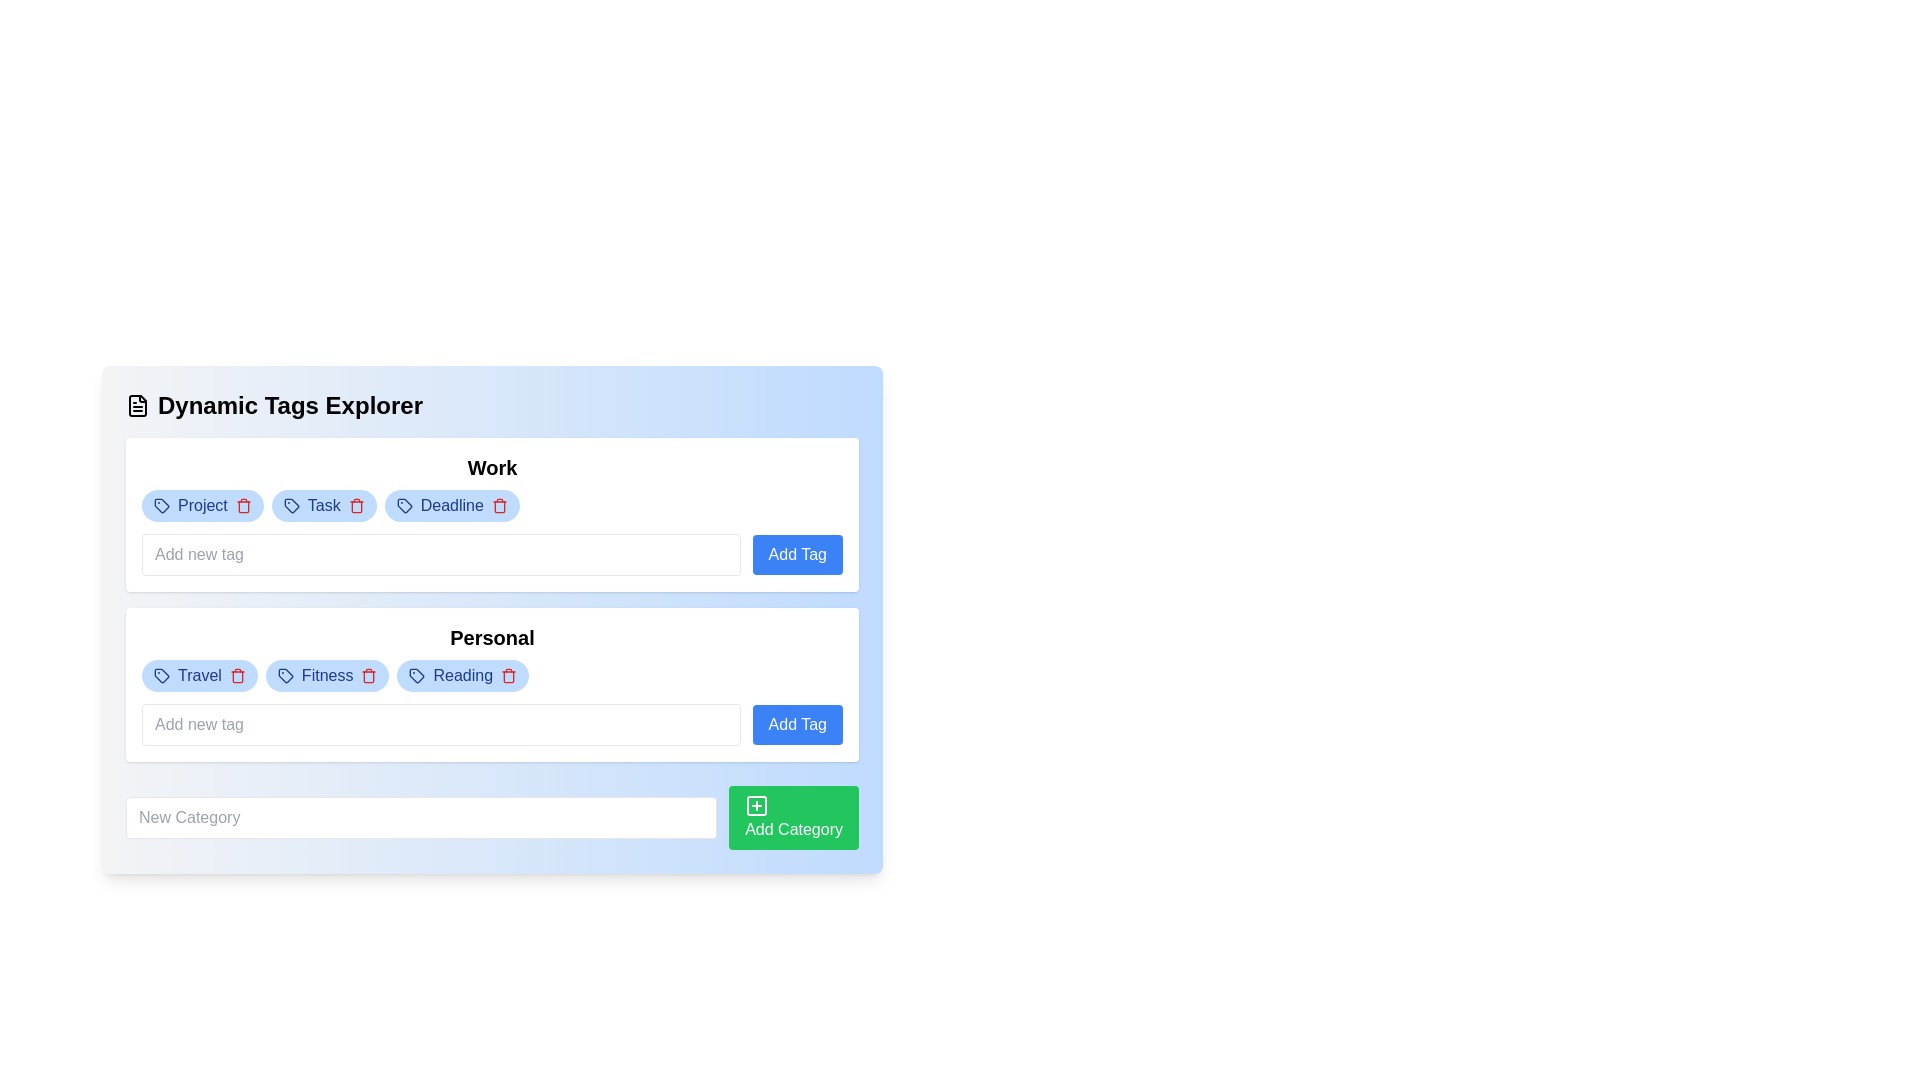  What do you see at coordinates (324, 504) in the screenshot?
I see `the second tag element labeled 'Task' with a light blue background and dark blue text, situated in the 'Work' category between 'Project' and 'Deadline' tags` at bounding box center [324, 504].